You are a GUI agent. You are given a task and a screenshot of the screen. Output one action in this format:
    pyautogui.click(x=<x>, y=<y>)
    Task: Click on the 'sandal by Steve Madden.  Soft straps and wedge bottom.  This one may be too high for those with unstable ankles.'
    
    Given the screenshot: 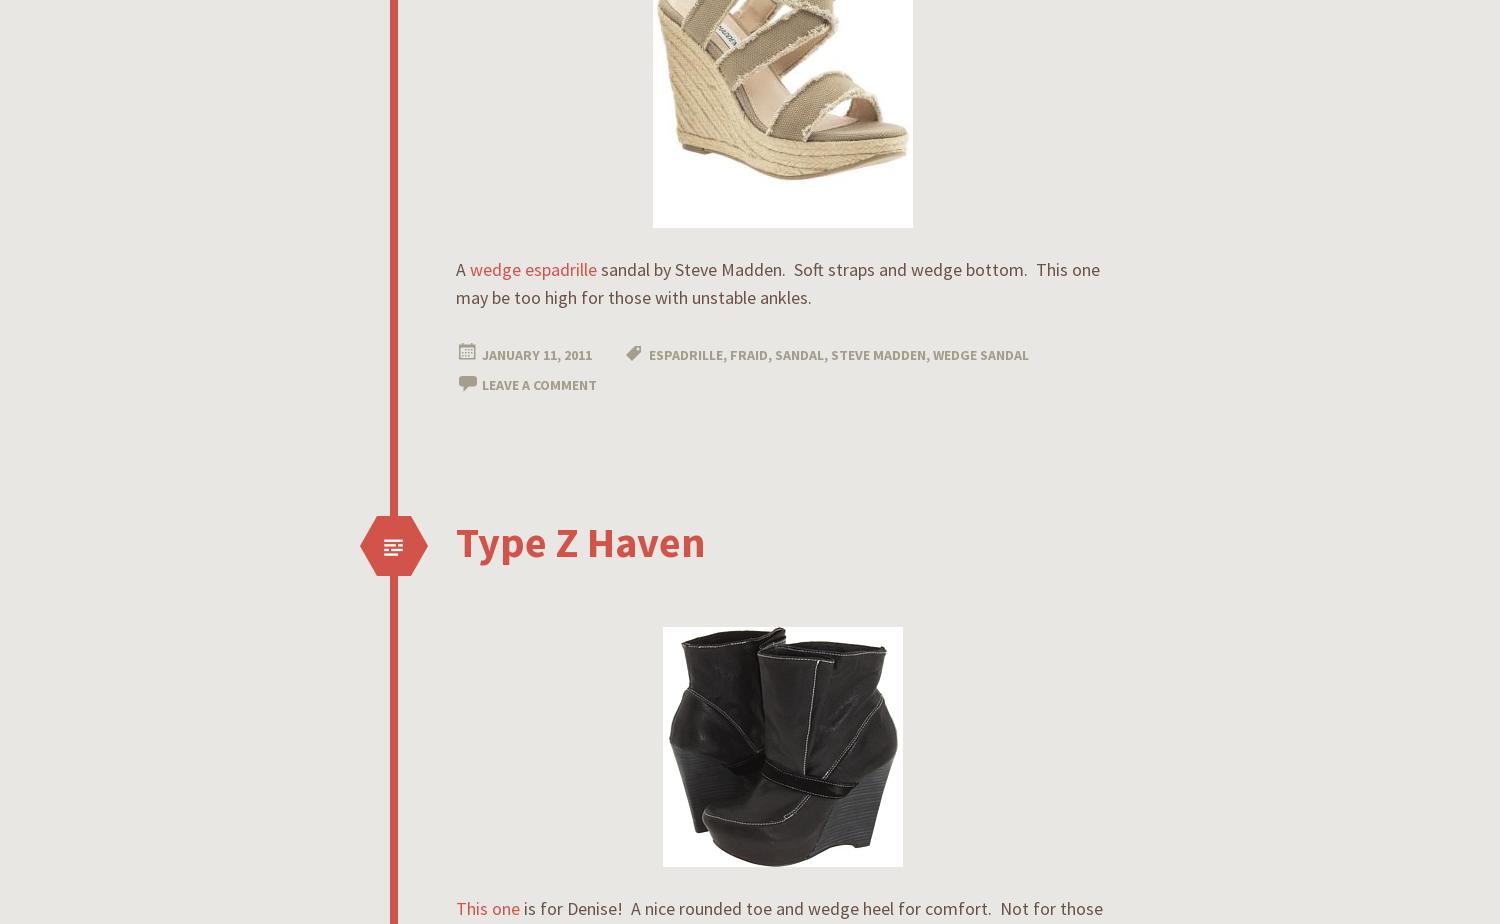 What is the action you would take?
    pyautogui.click(x=778, y=283)
    